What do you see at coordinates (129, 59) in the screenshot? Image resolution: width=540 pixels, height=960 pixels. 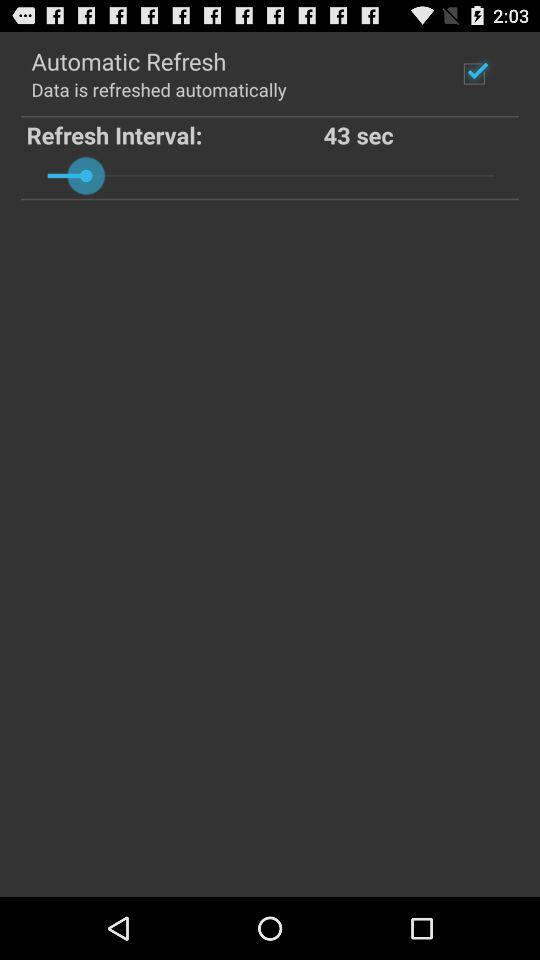 I see `automatic refresh icon` at bounding box center [129, 59].